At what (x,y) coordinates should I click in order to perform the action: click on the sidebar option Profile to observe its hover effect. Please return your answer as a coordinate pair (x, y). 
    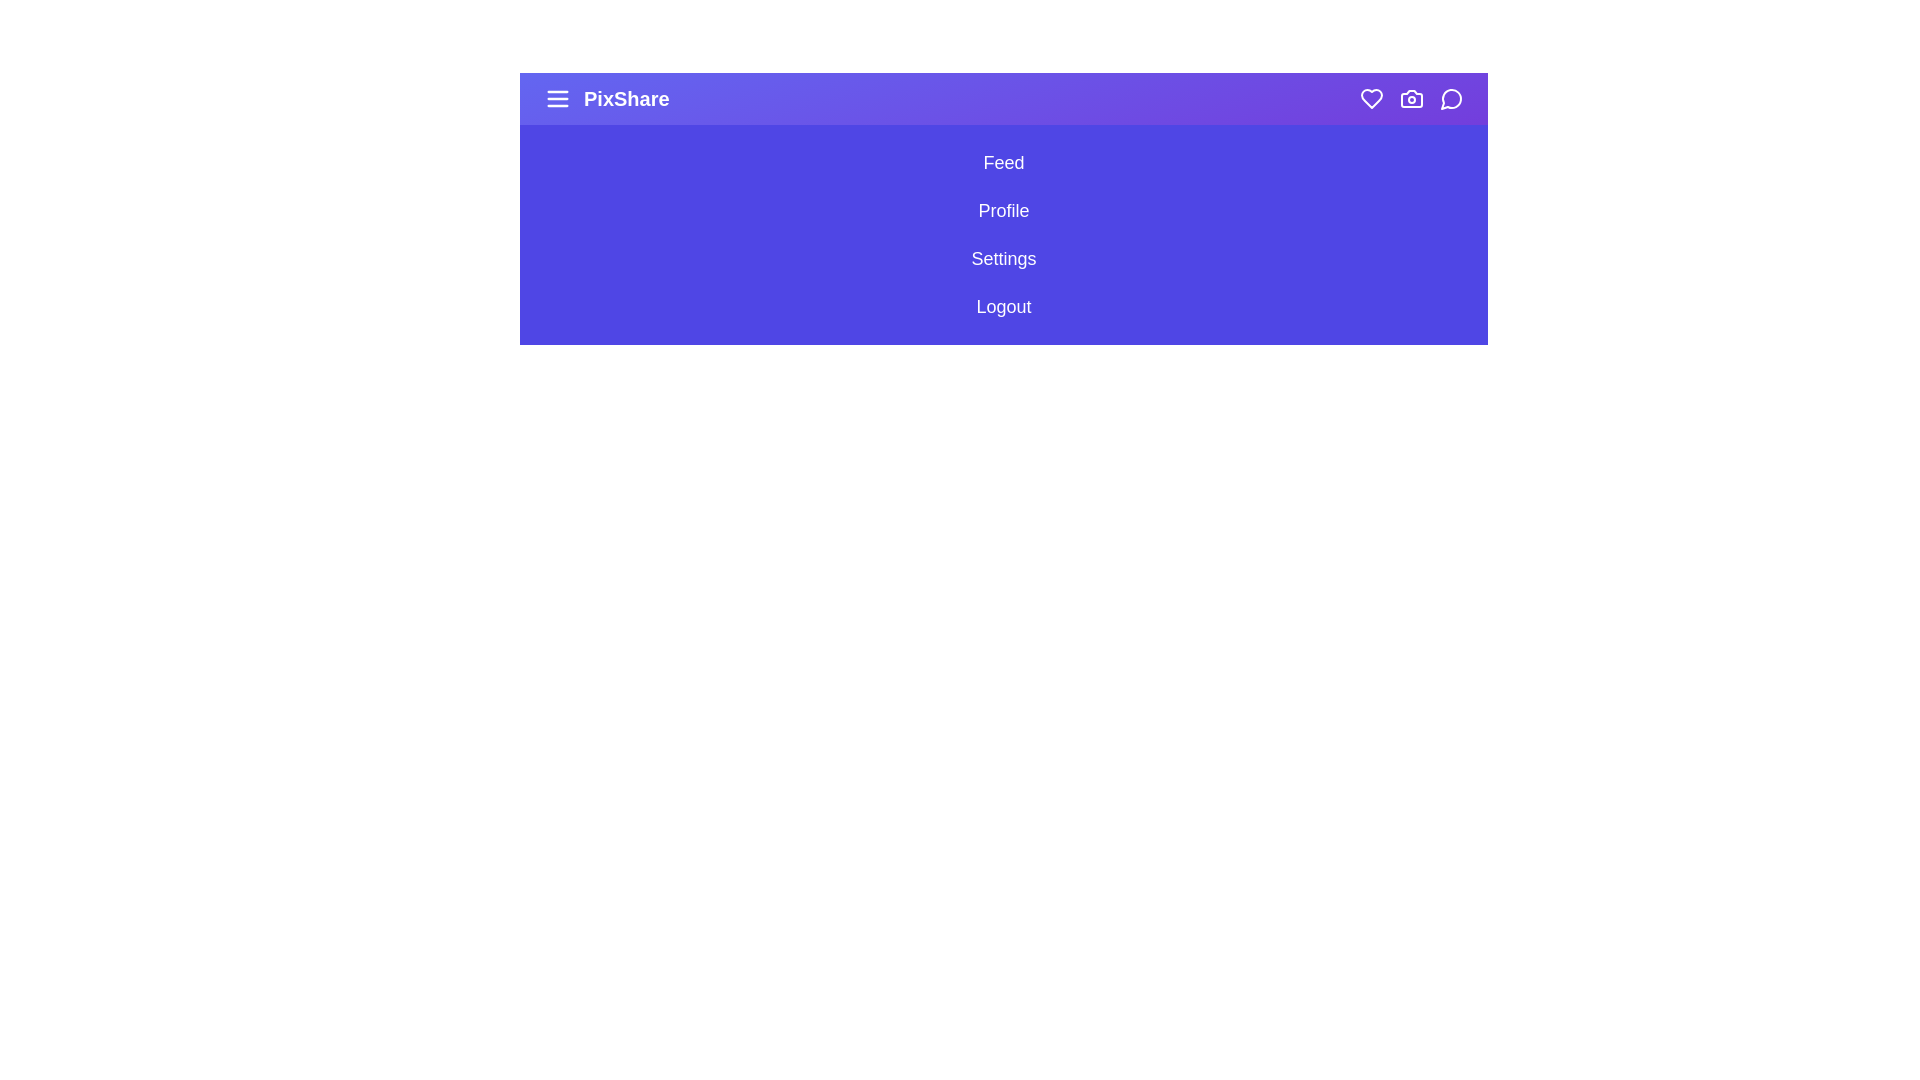
    Looking at the image, I should click on (1003, 211).